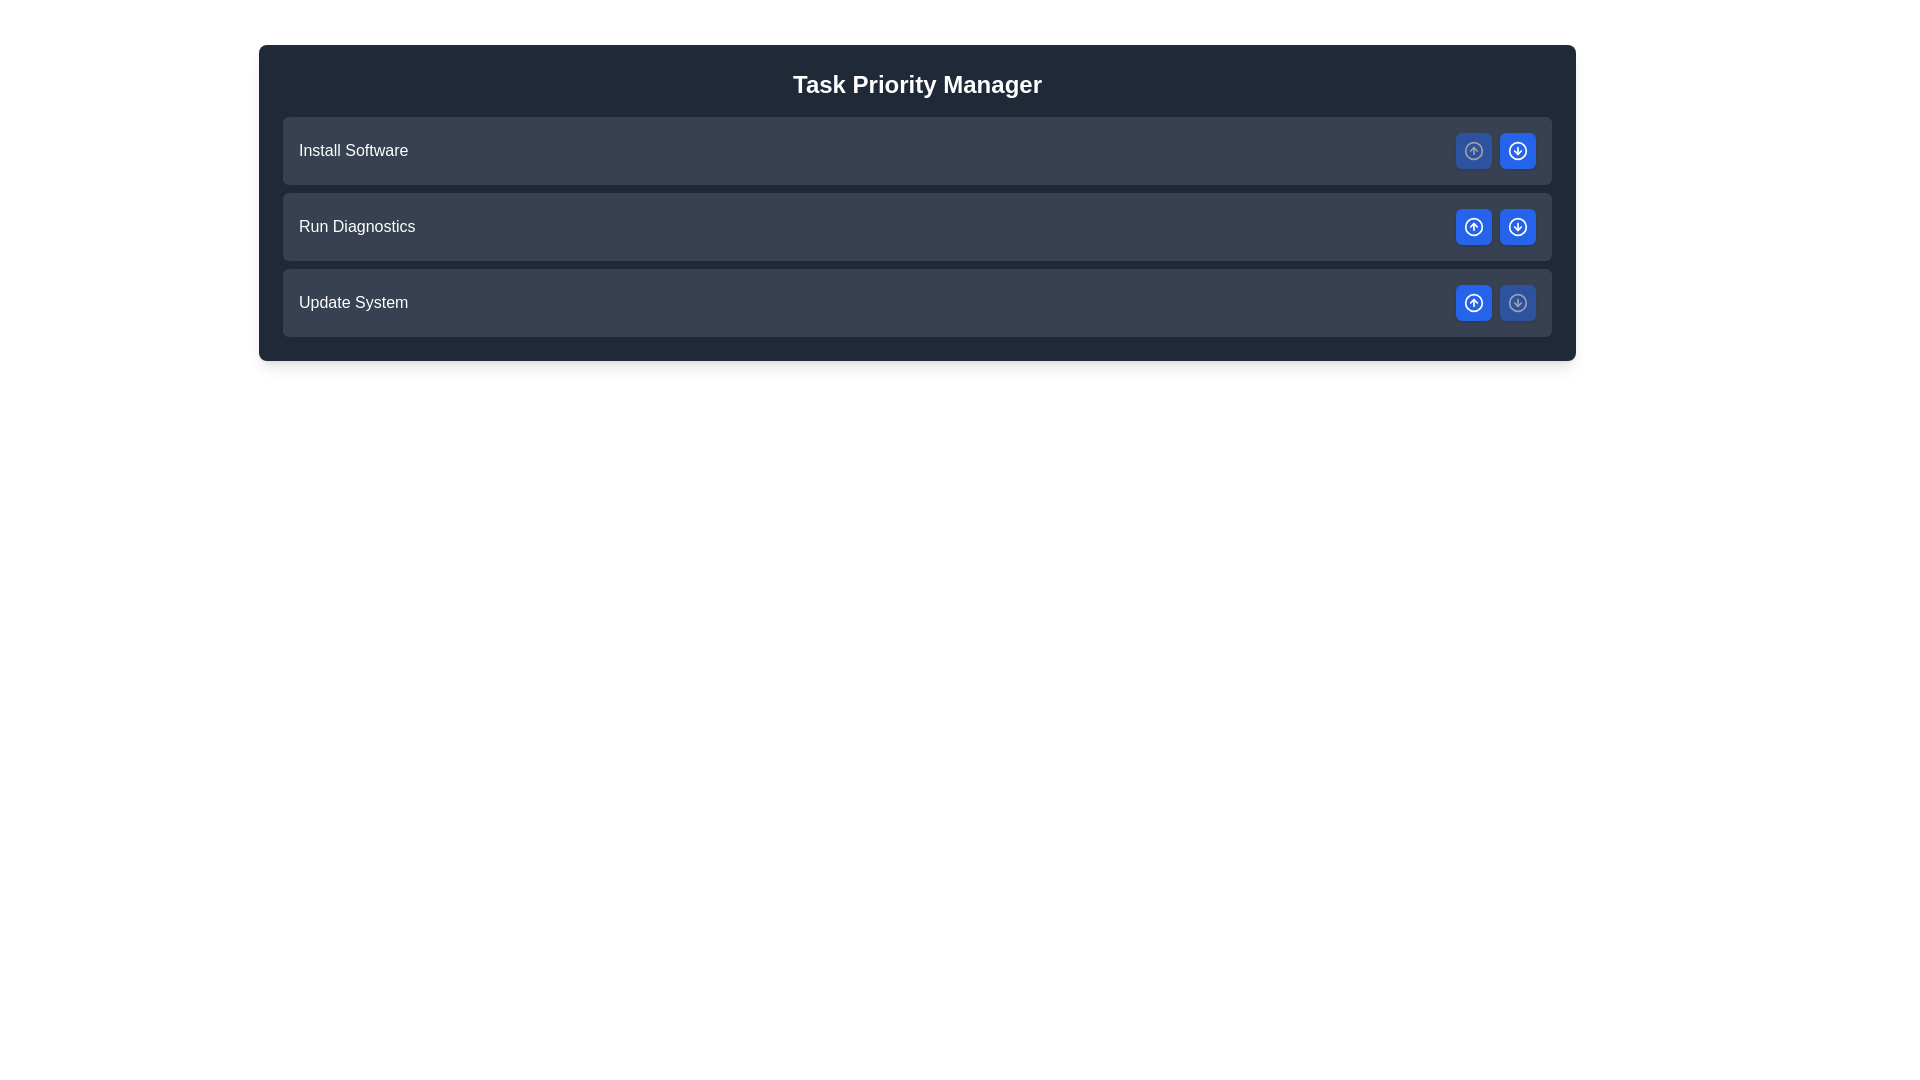 Image resolution: width=1920 pixels, height=1080 pixels. What do you see at coordinates (1517, 149) in the screenshot?
I see `the download icon located on the rightmost side of the second row in the task management interface, which indicates actions related to downward movement or downloading` at bounding box center [1517, 149].